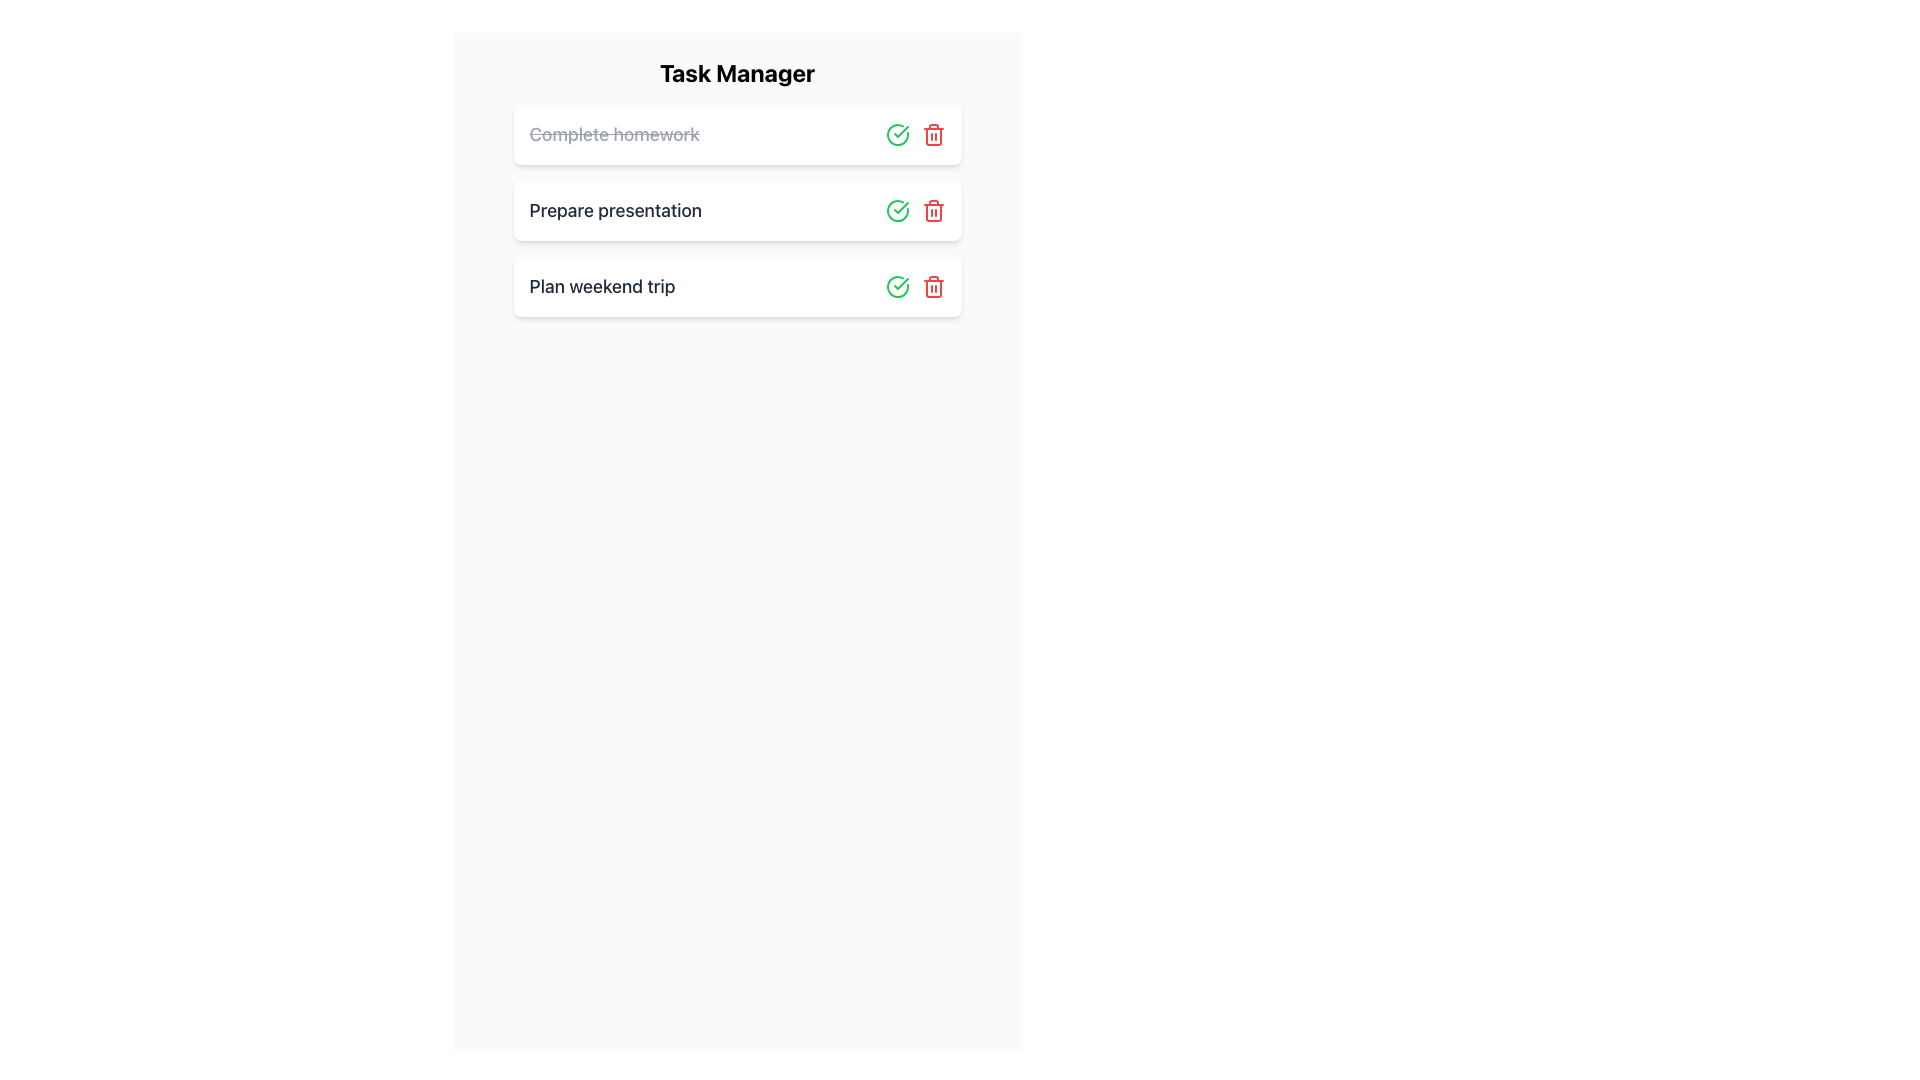 This screenshot has height=1080, width=1920. Describe the element at coordinates (736, 72) in the screenshot. I see `the main heading element that indicates the primary functionality of the task management interface, positioned at the top of the central section` at that location.